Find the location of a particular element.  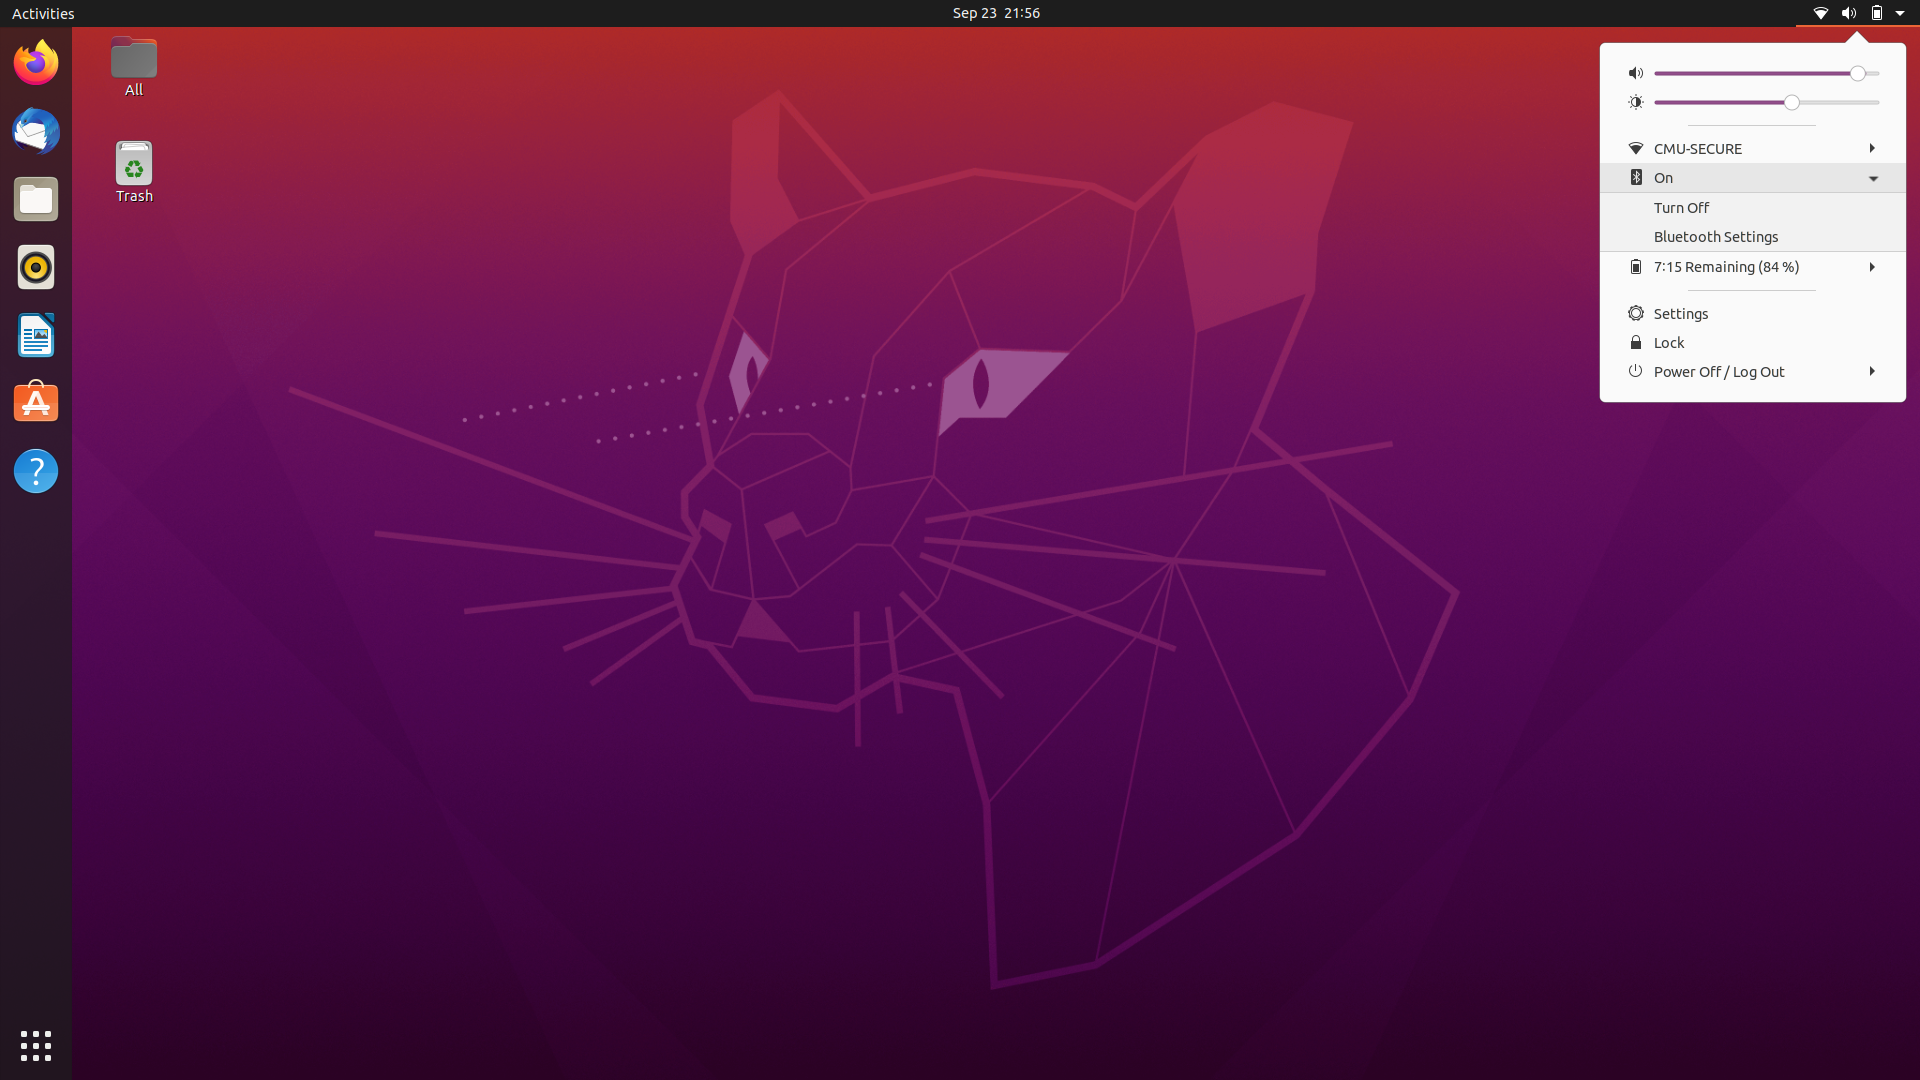

Decrease Brightness is located at coordinates (1662, 101).